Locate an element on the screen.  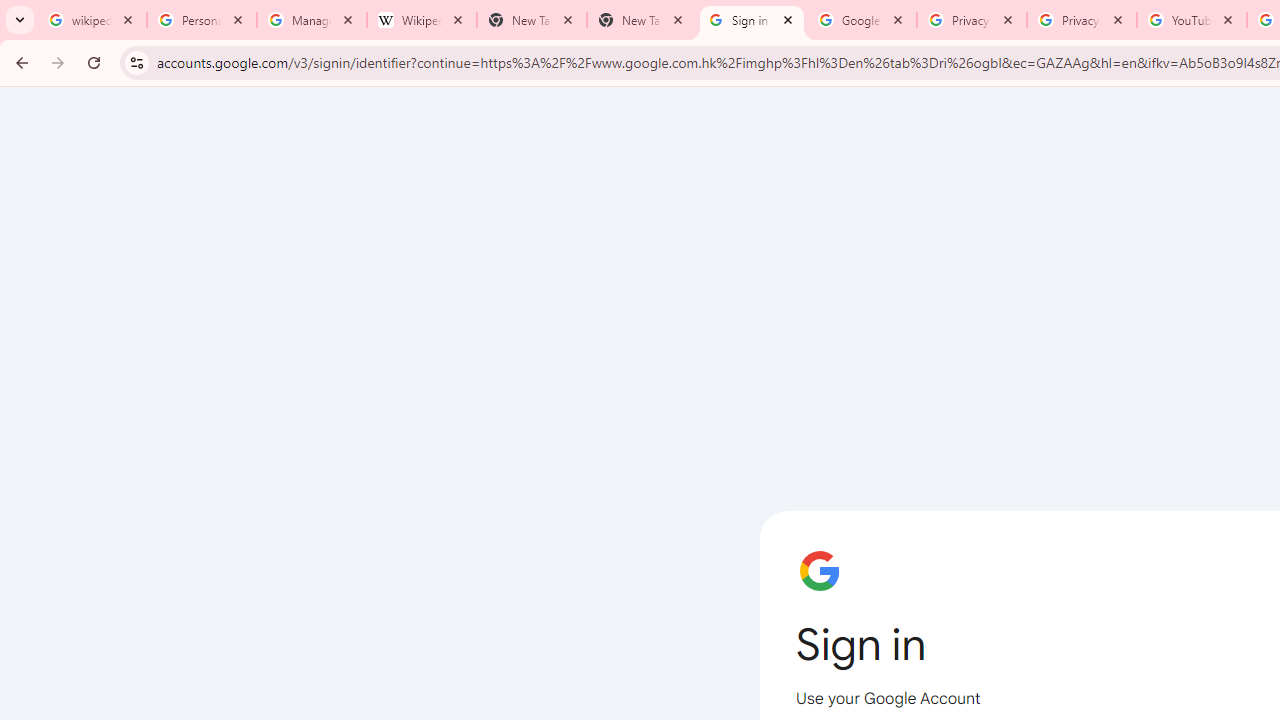
'Manage your Location History - Google Search Help' is located at coordinates (311, 20).